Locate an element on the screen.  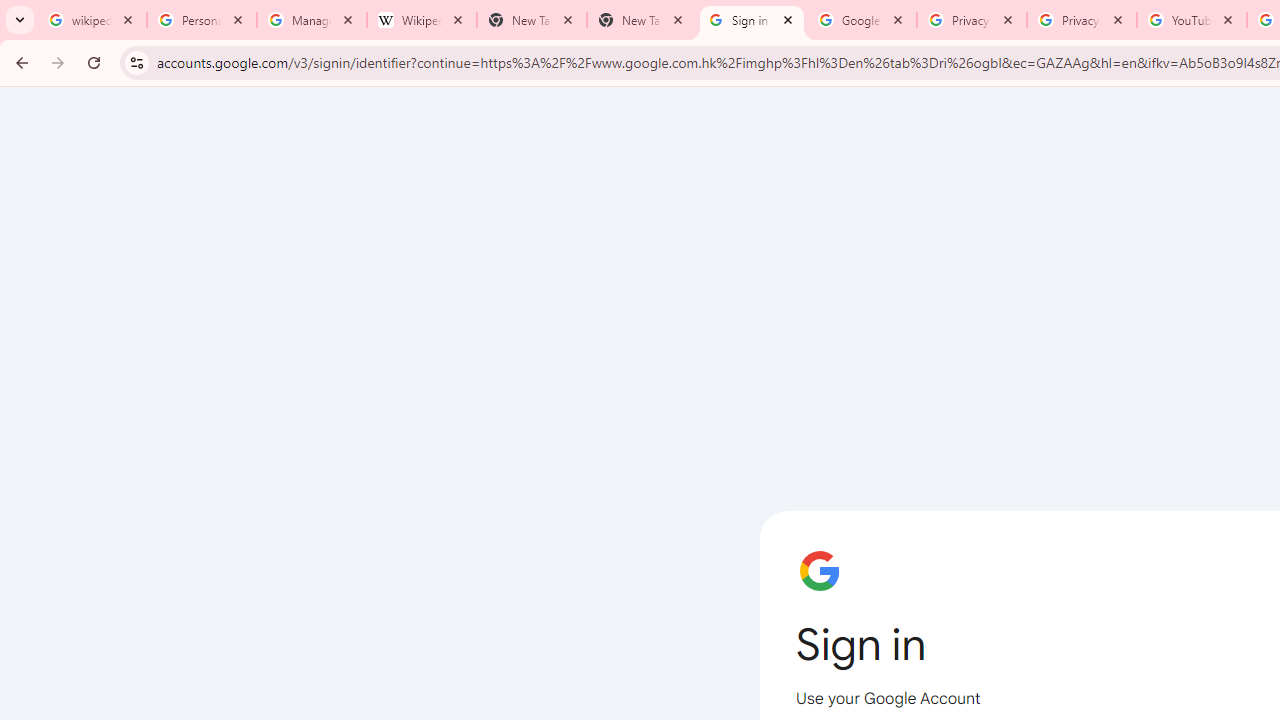
'Manage your Location History - Google Search Help' is located at coordinates (311, 20).